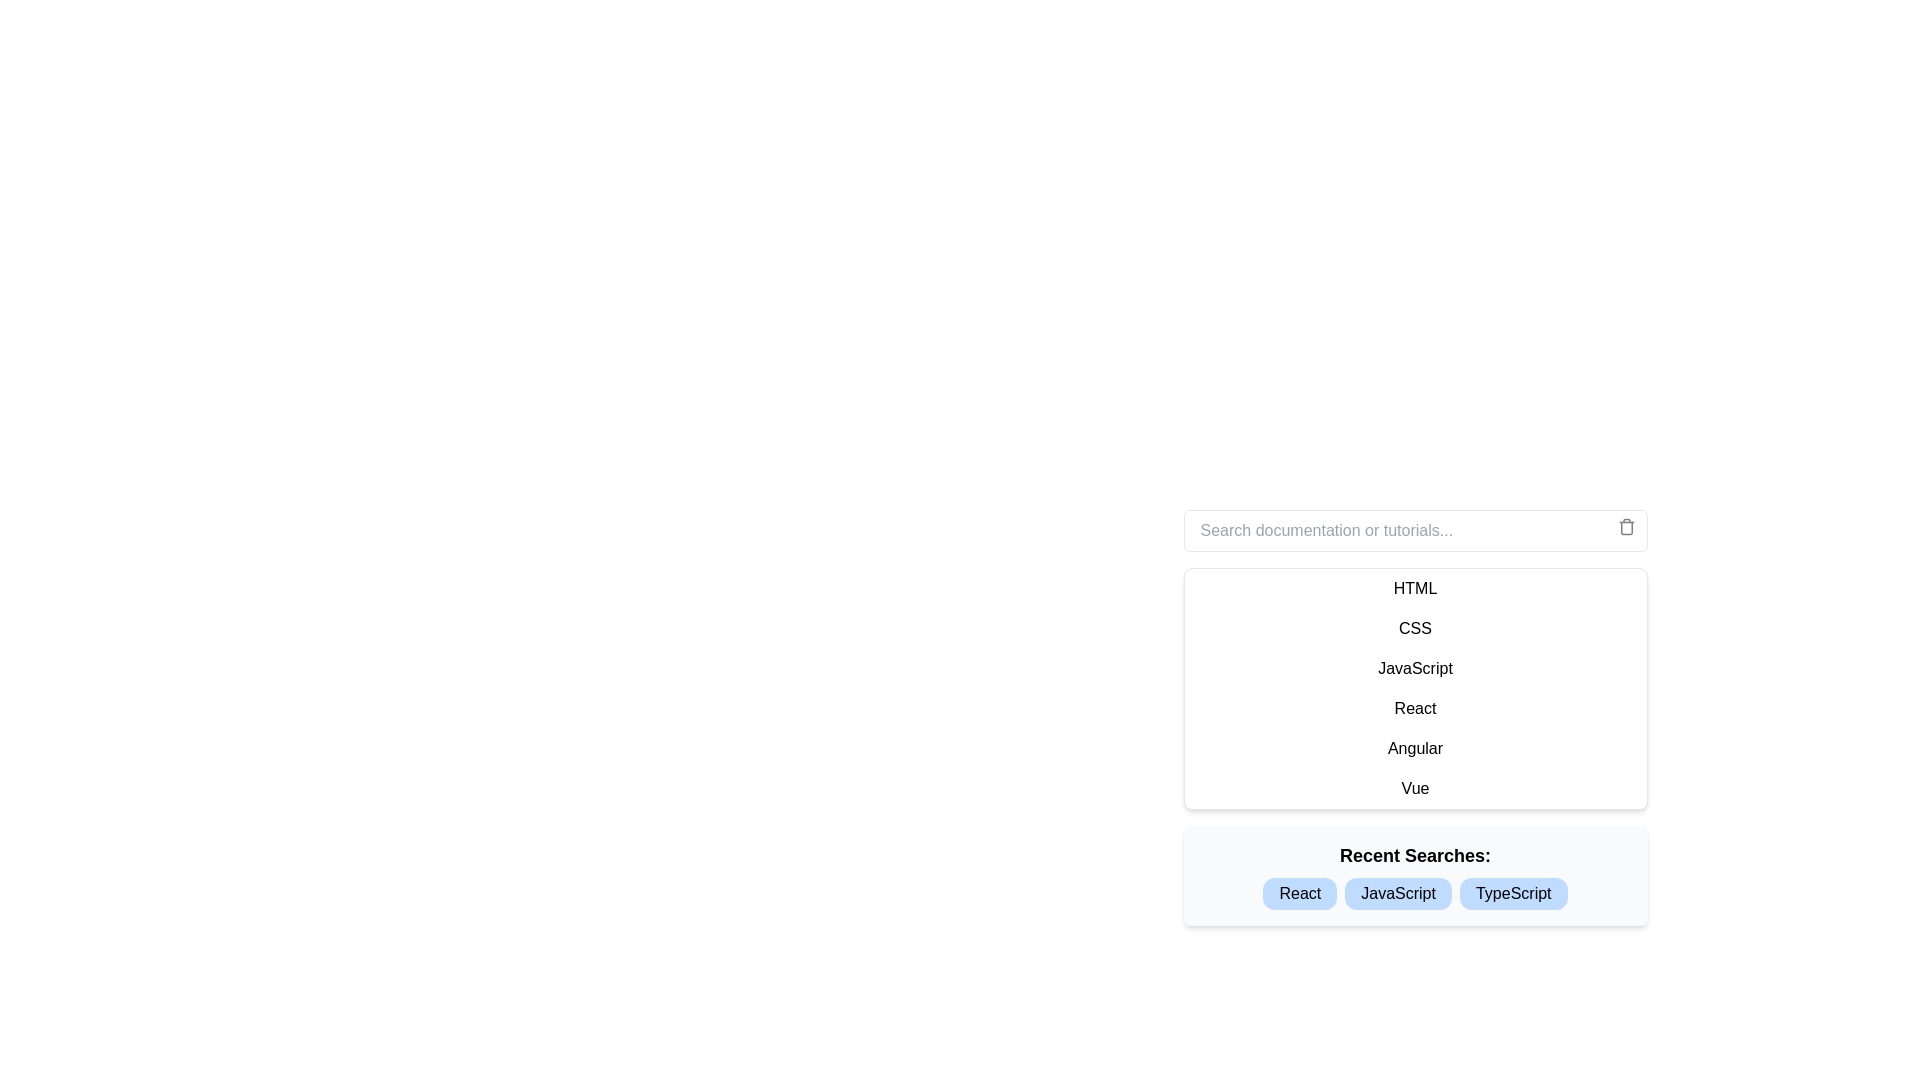  What do you see at coordinates (1414, 588) in the screenshot?
I see `the first list item labeled 'HTML' in the vertical dropdown list` at bounding box center [1414, 588].